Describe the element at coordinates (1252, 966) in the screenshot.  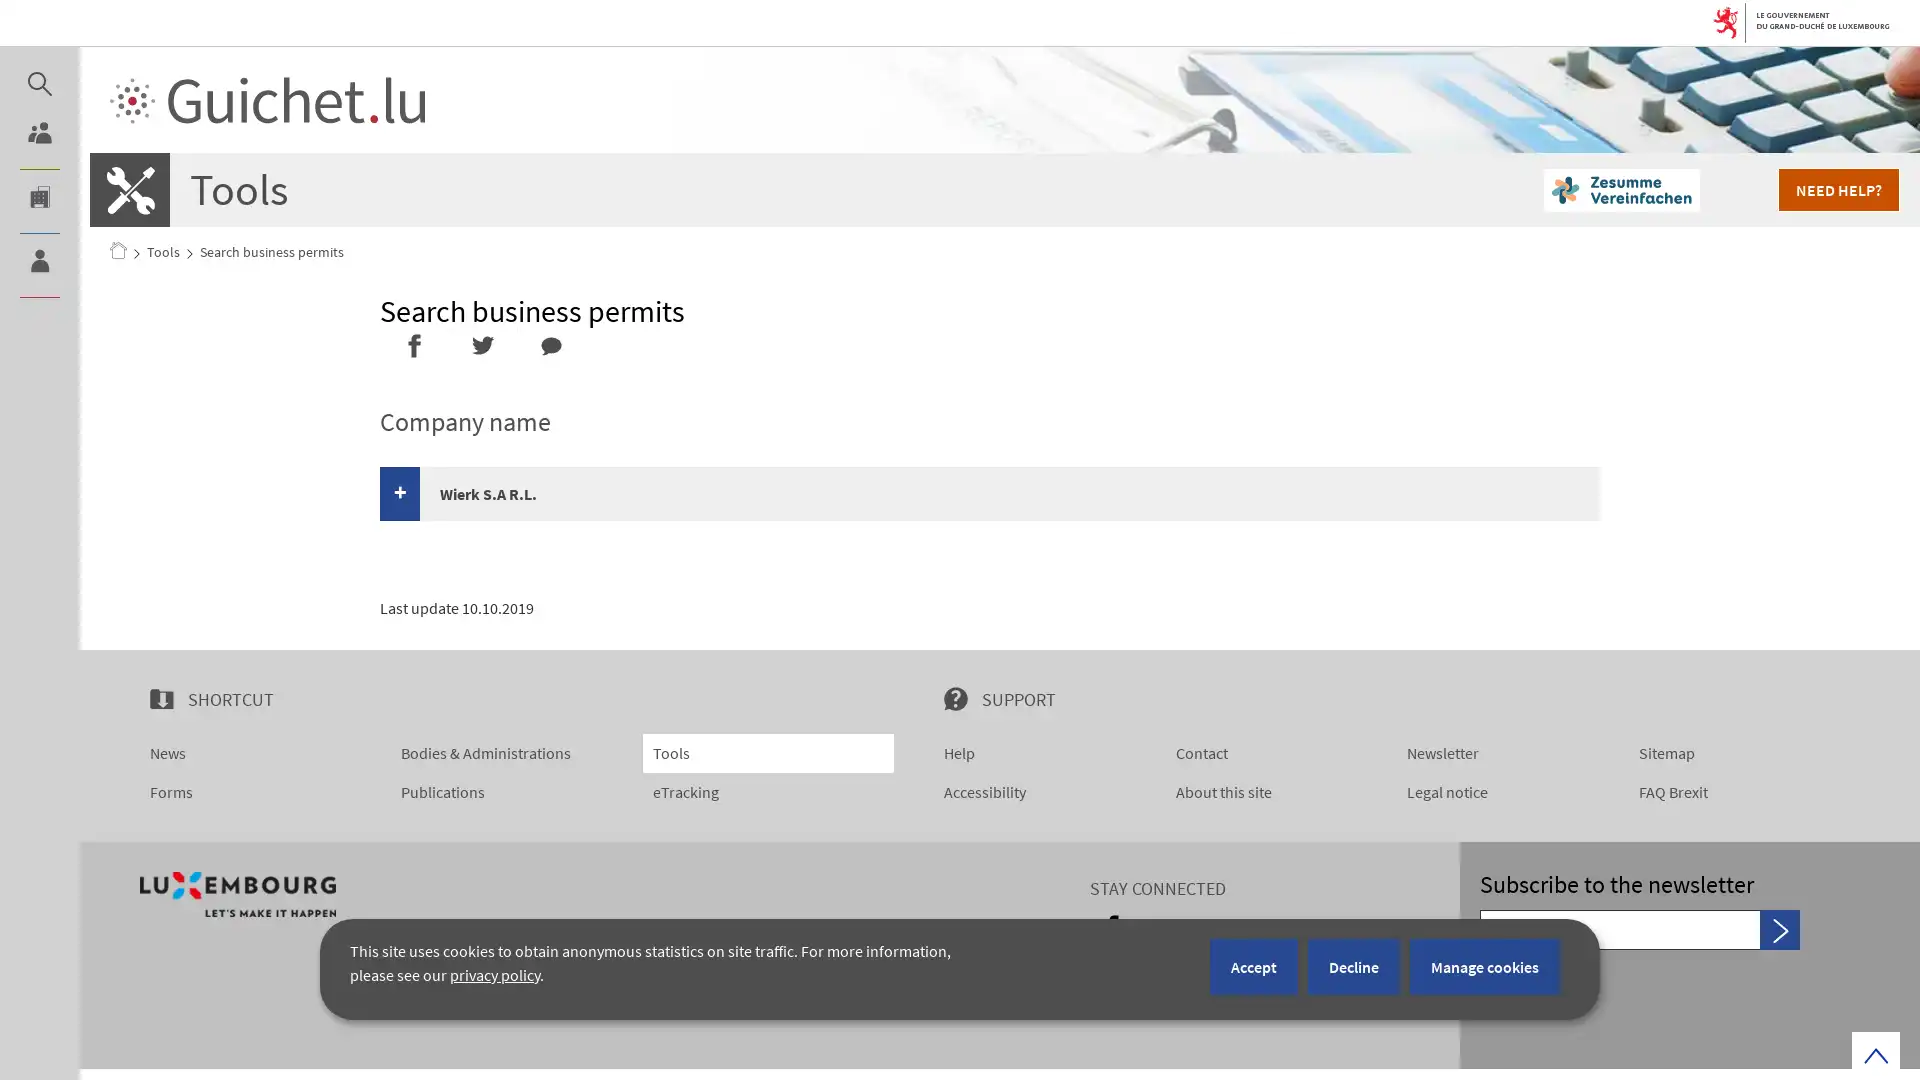
I see `Accept` at that location.